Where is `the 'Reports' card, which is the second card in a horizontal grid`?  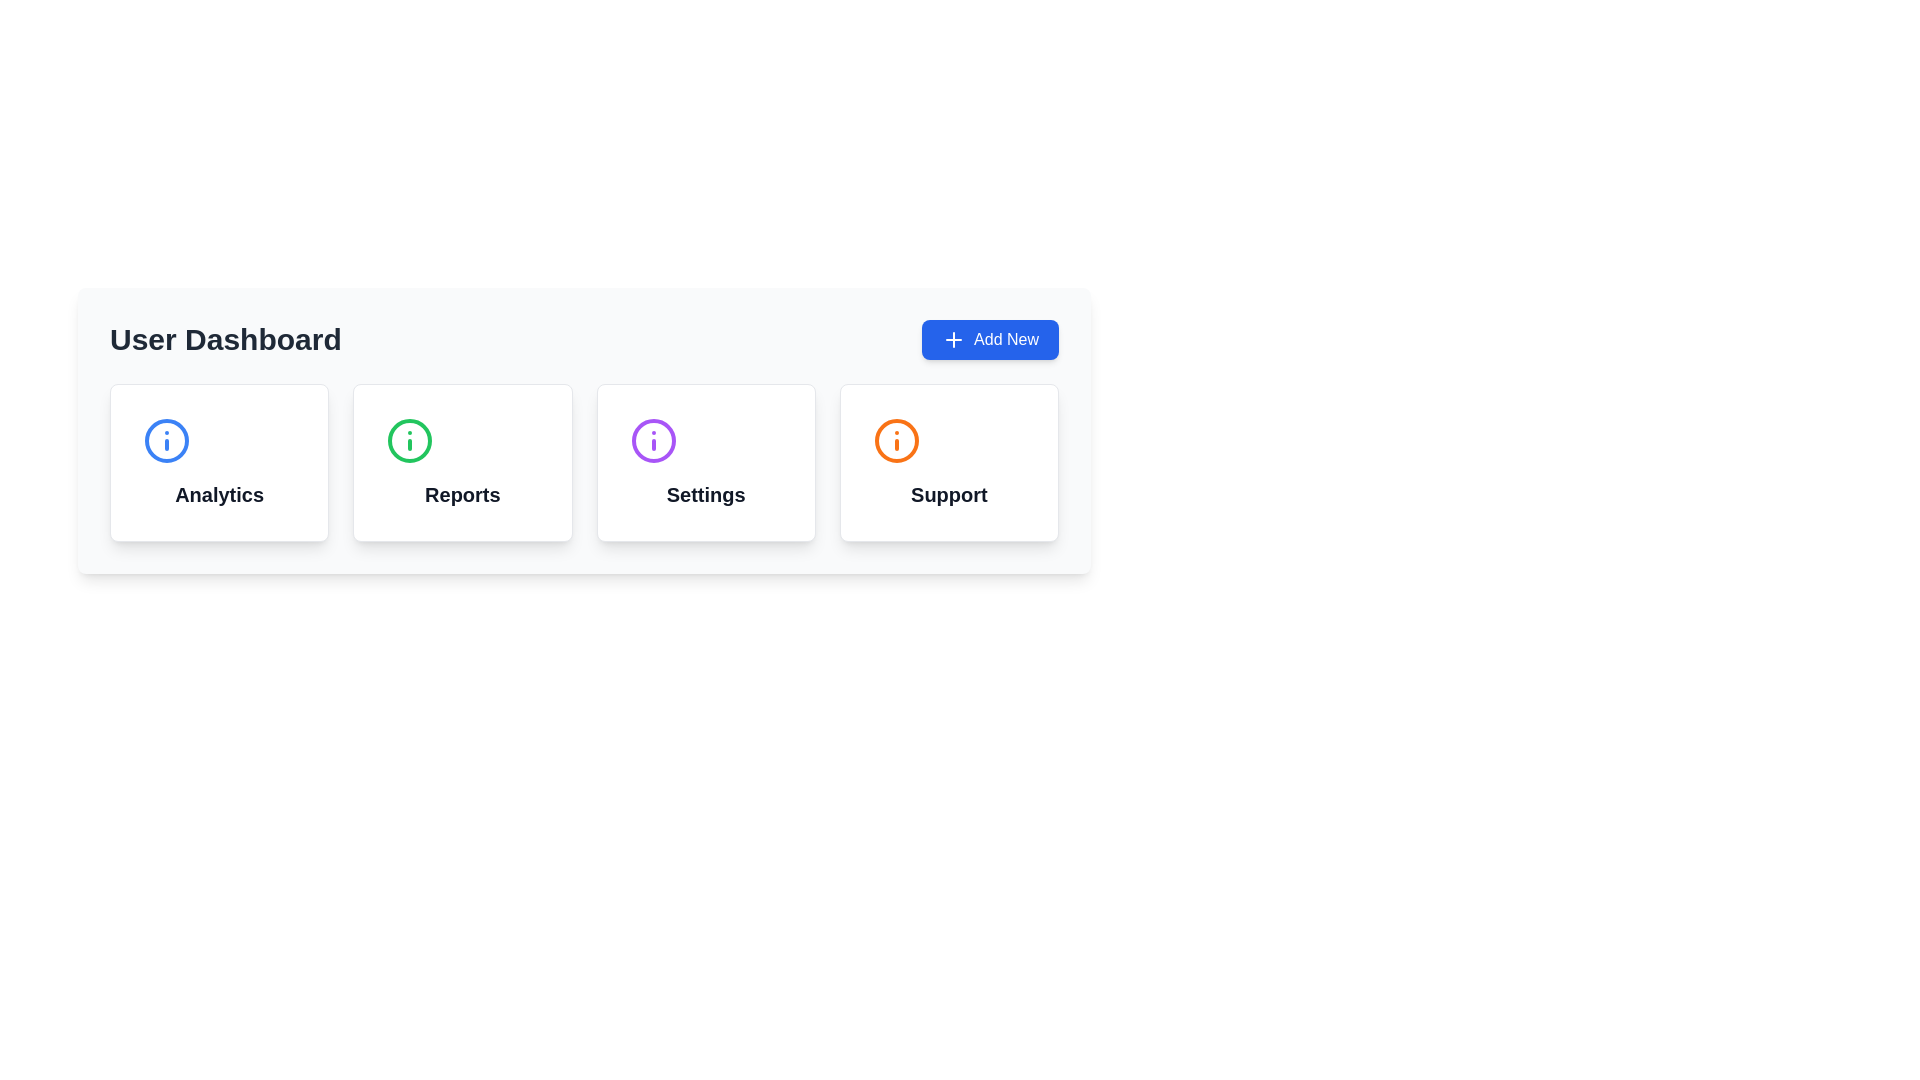 the 'Reports' card, which is the second card in a horizontal grid is located at coordinates (461, 462).